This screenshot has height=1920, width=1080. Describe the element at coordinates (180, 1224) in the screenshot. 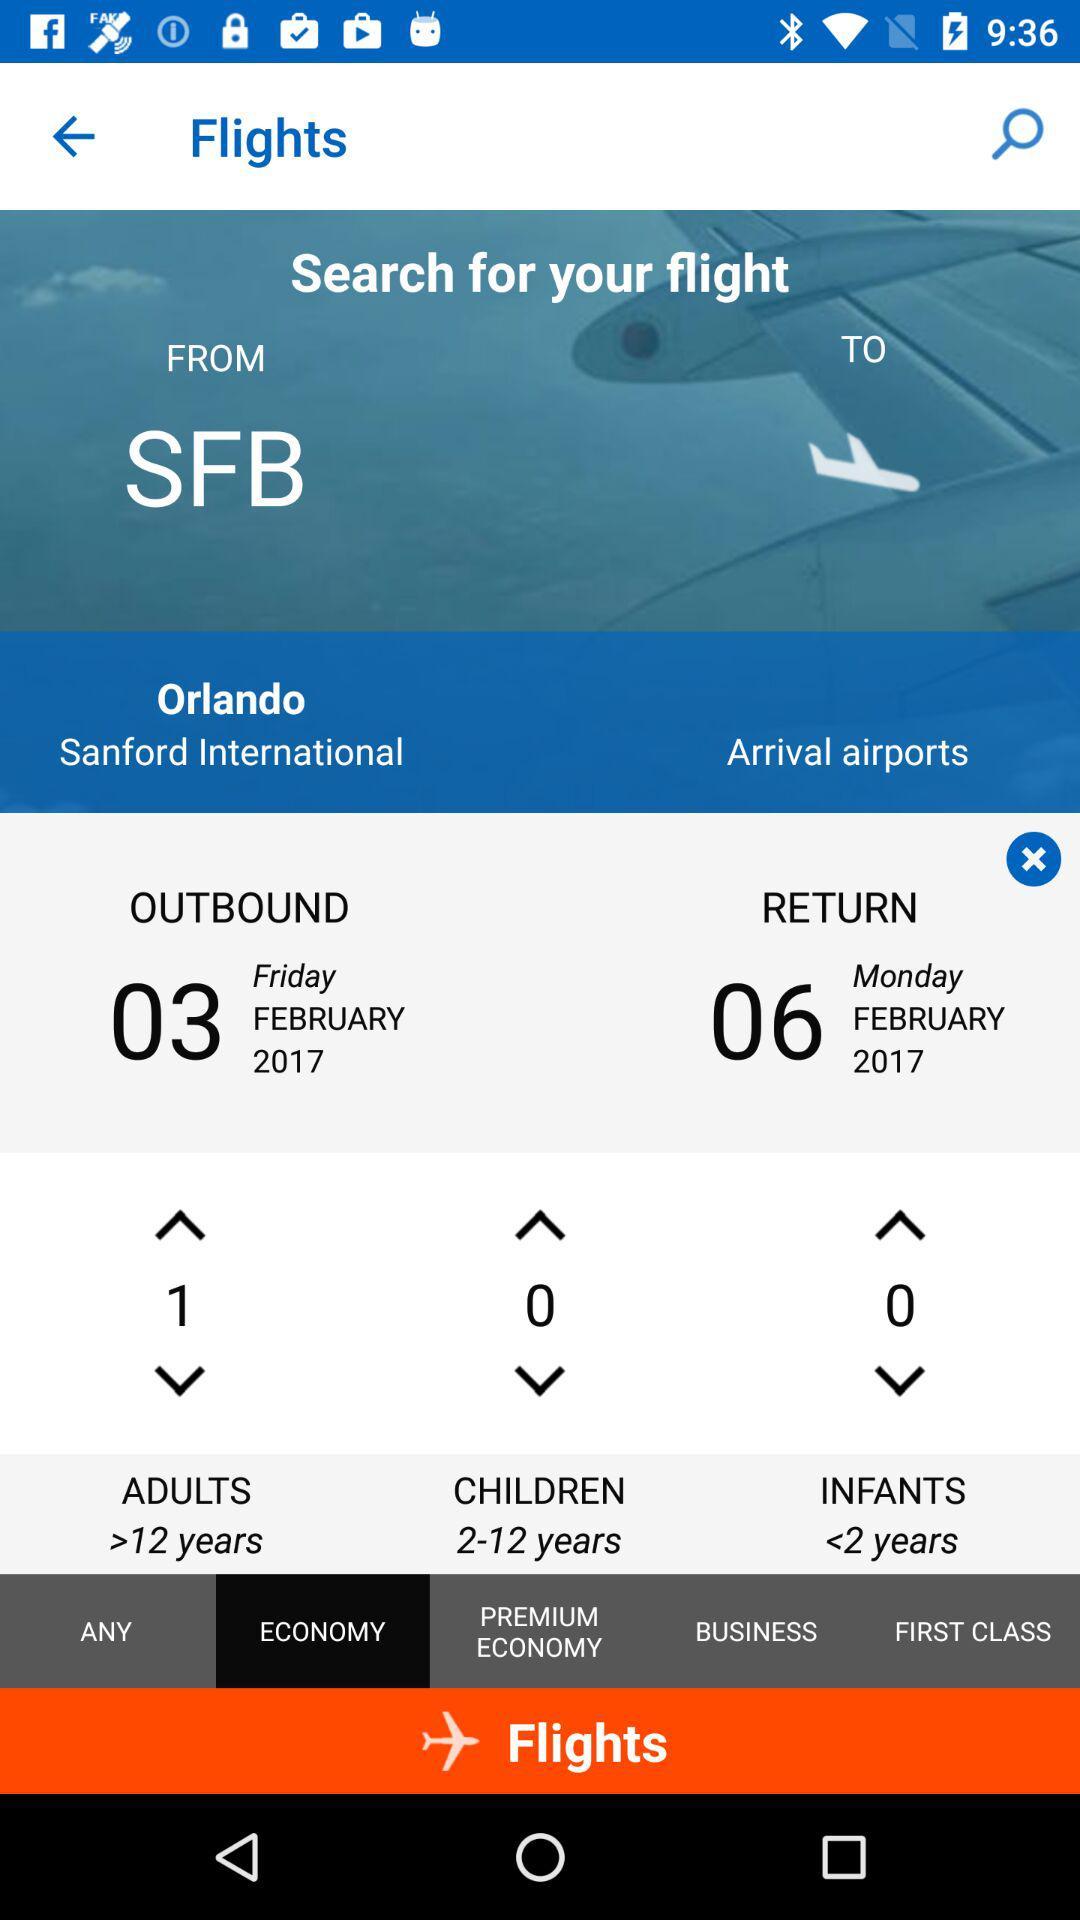

I see `the font icon` at that location.